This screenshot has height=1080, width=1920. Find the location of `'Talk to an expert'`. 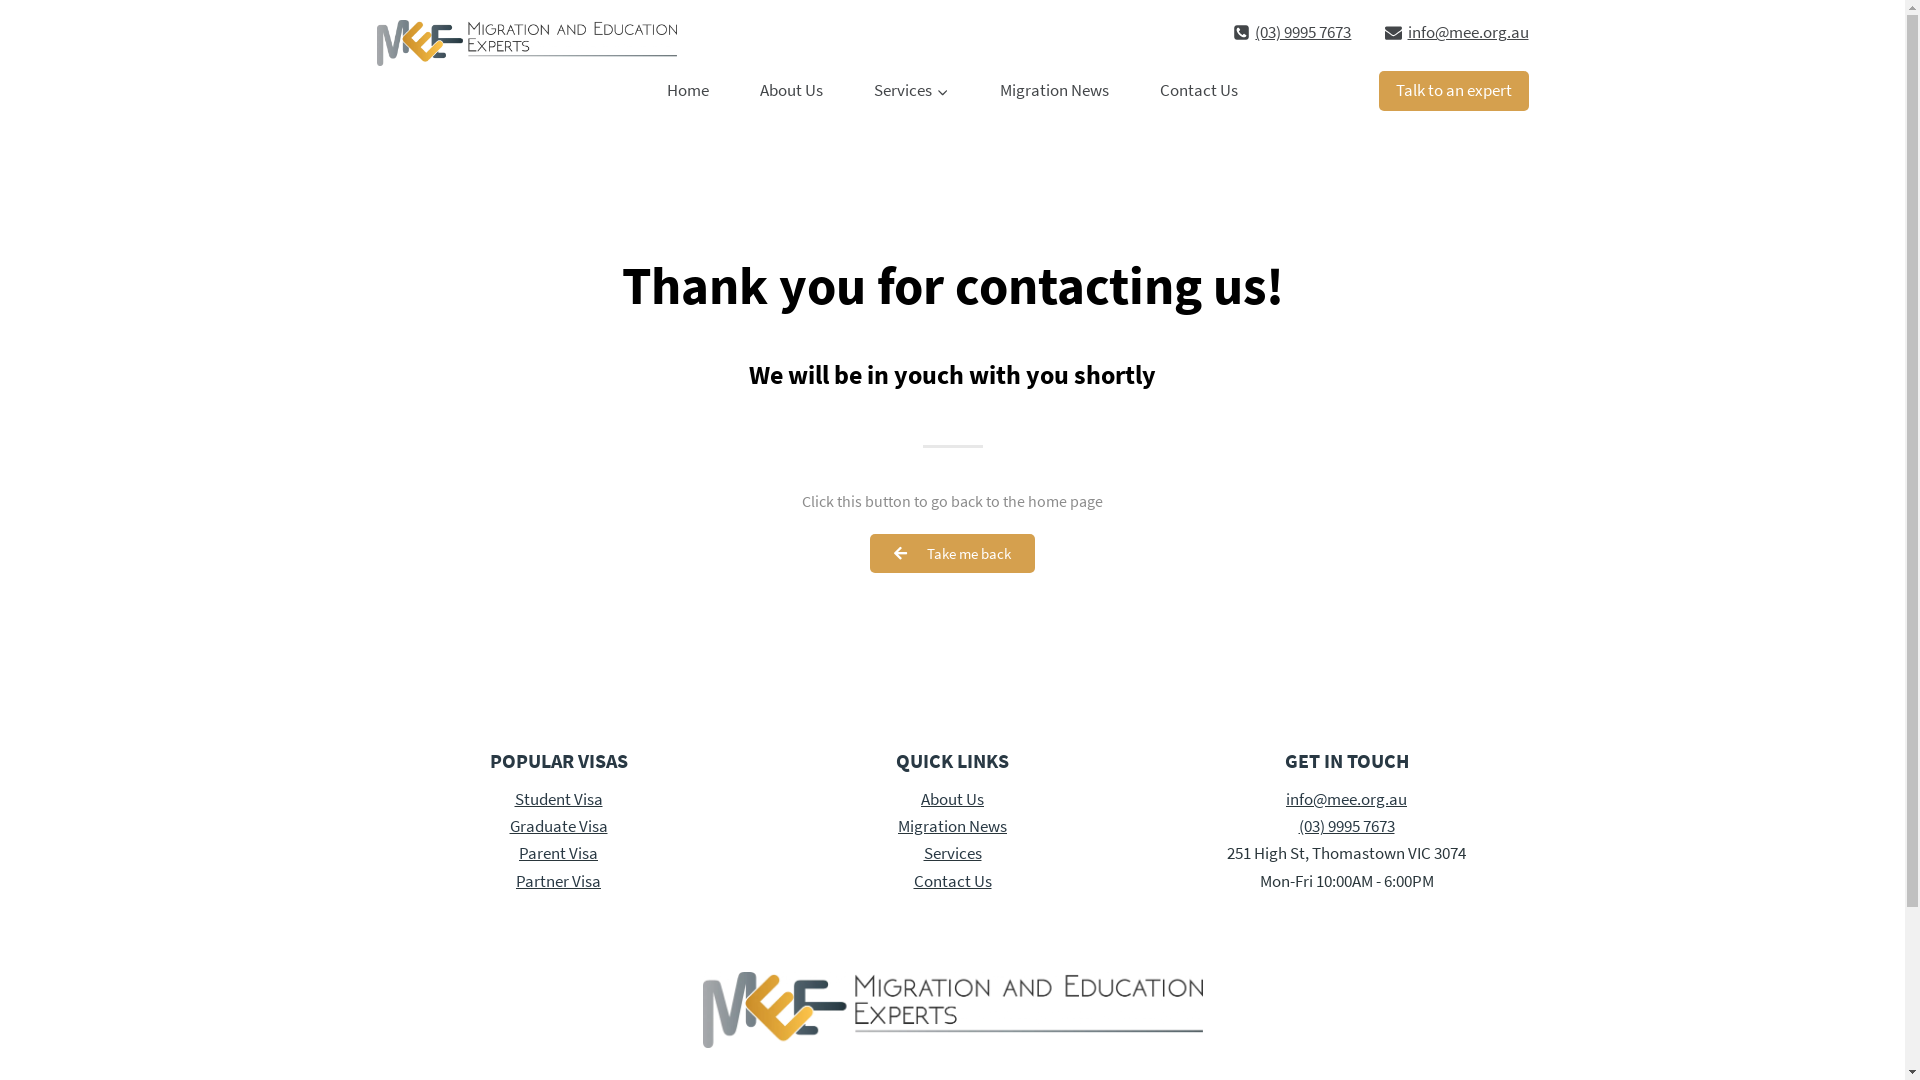

'Talk to an expert' is located at coordinates (1453, 91).